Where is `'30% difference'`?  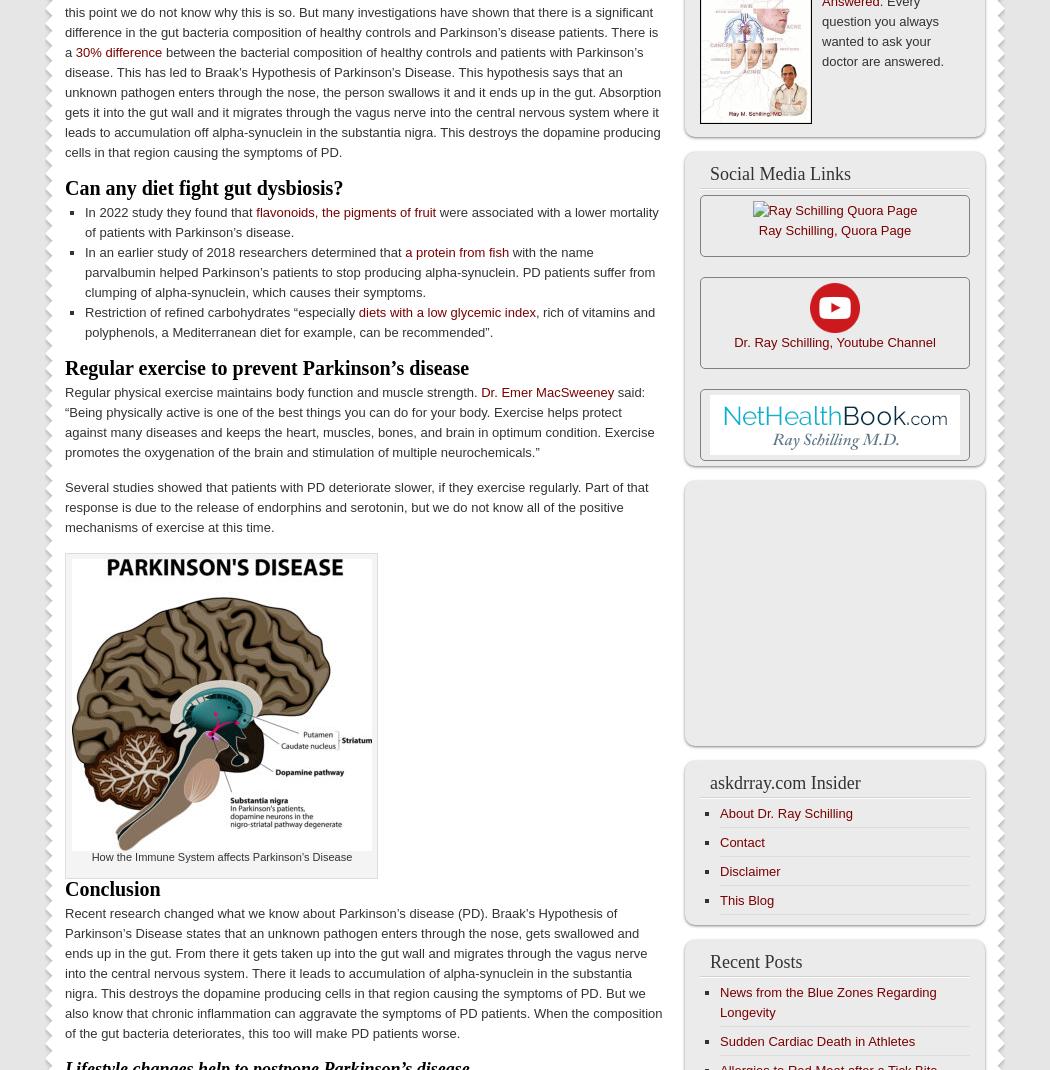
'30% difference' is located at coordinates (117, 51).